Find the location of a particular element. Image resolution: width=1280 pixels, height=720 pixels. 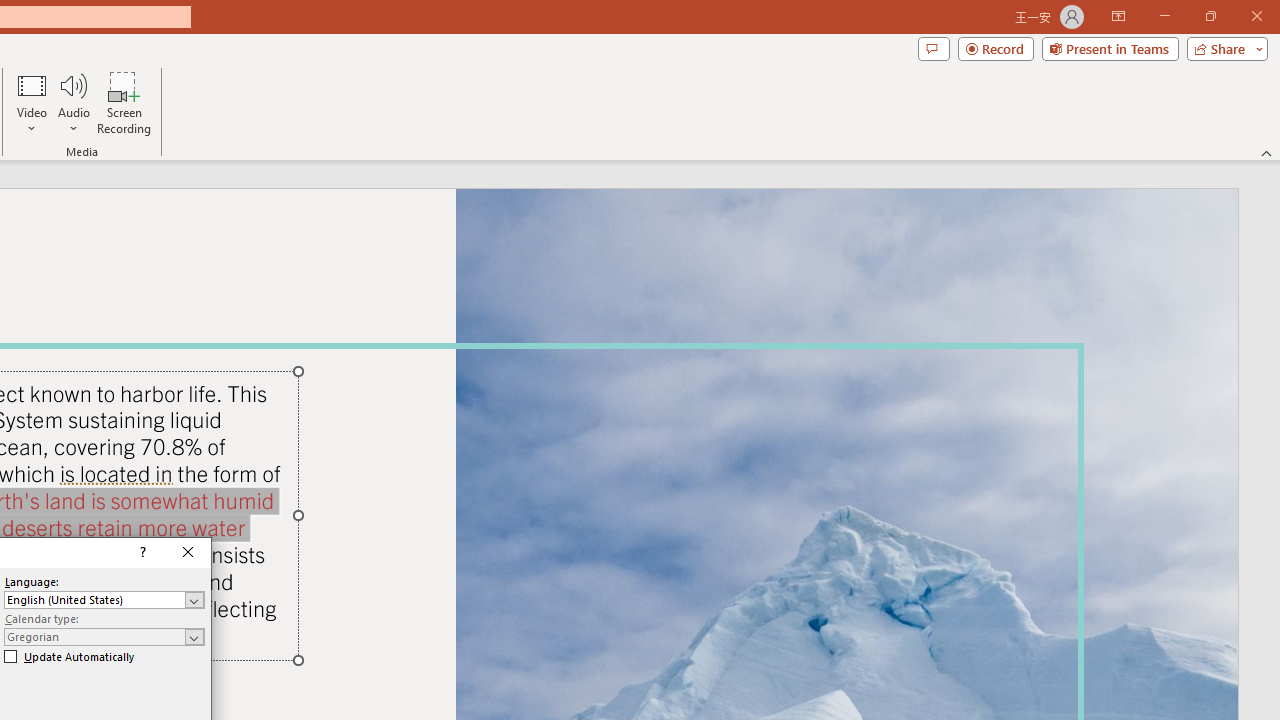

'Collapse the Ribbon' is located at coordinates (1266, 152).